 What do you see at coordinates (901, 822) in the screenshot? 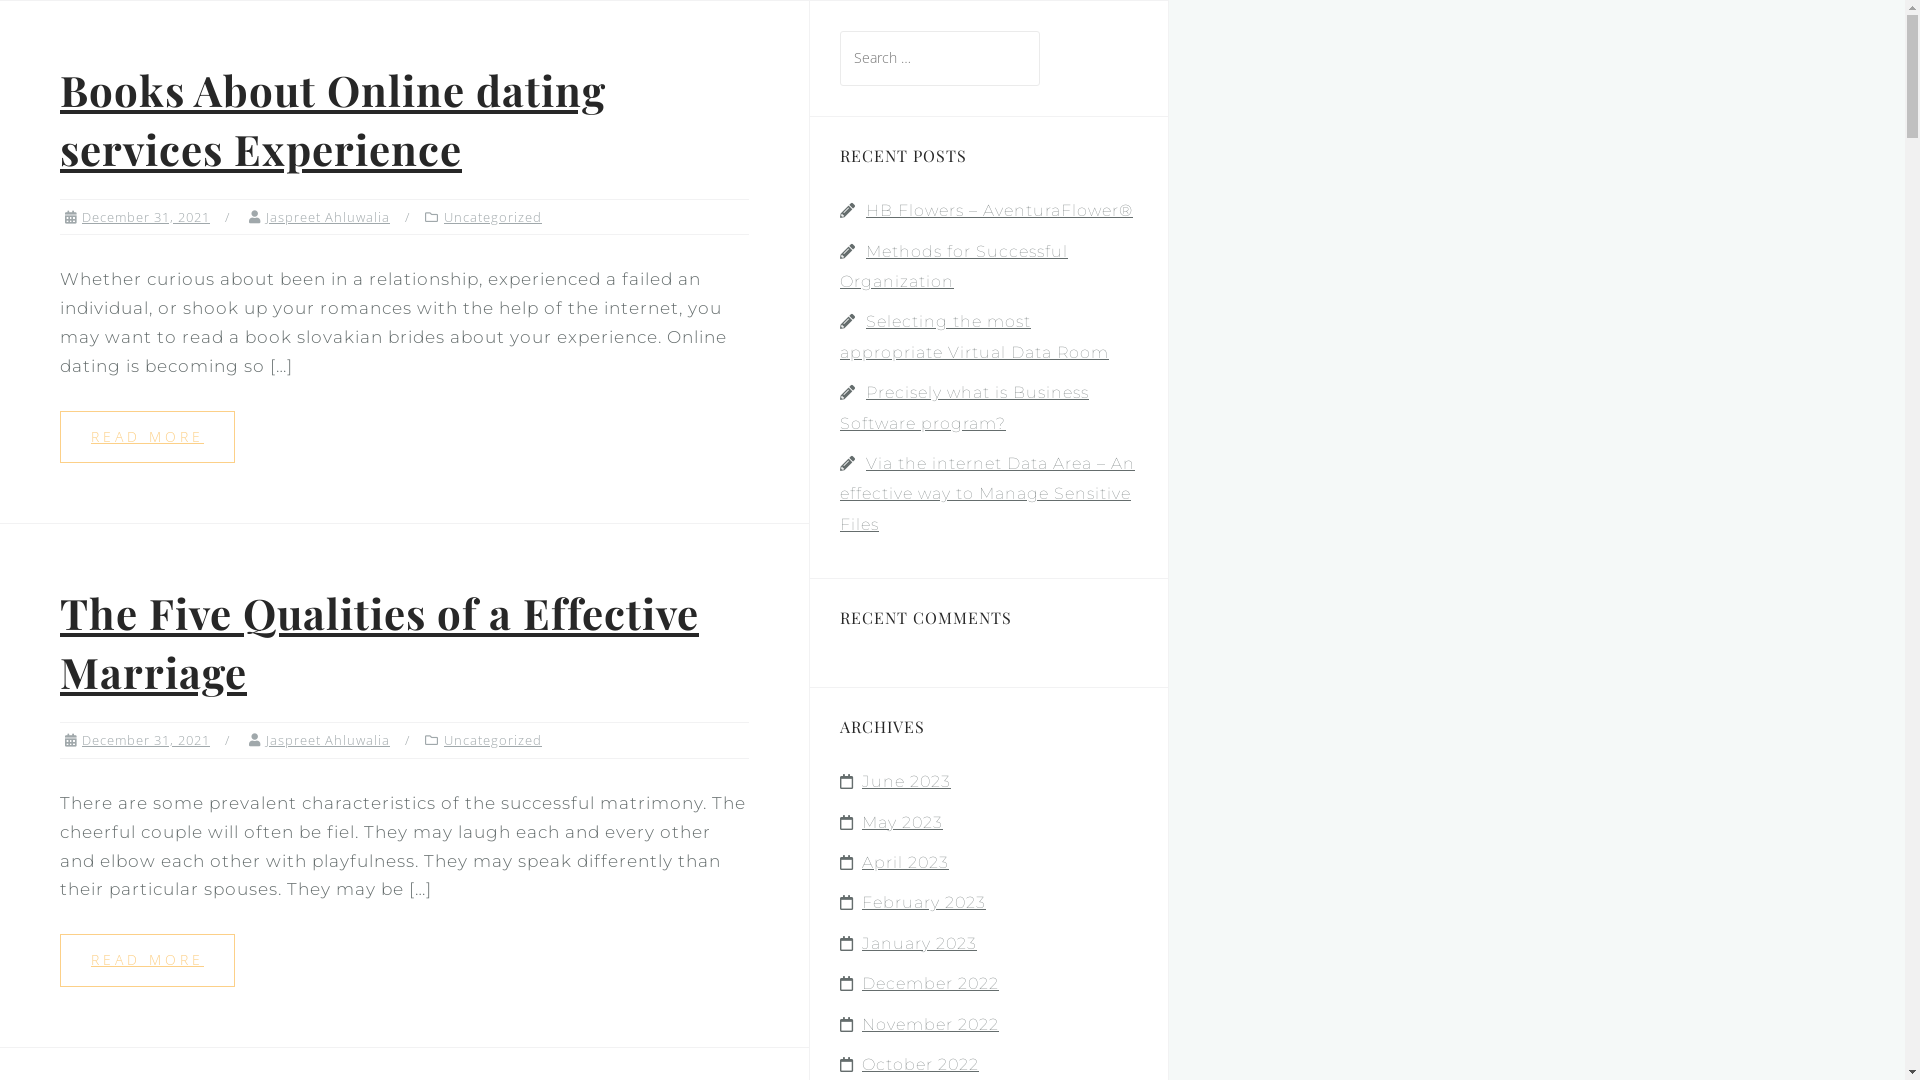
I see `'May 2023'` at bounding box center [901, 822].